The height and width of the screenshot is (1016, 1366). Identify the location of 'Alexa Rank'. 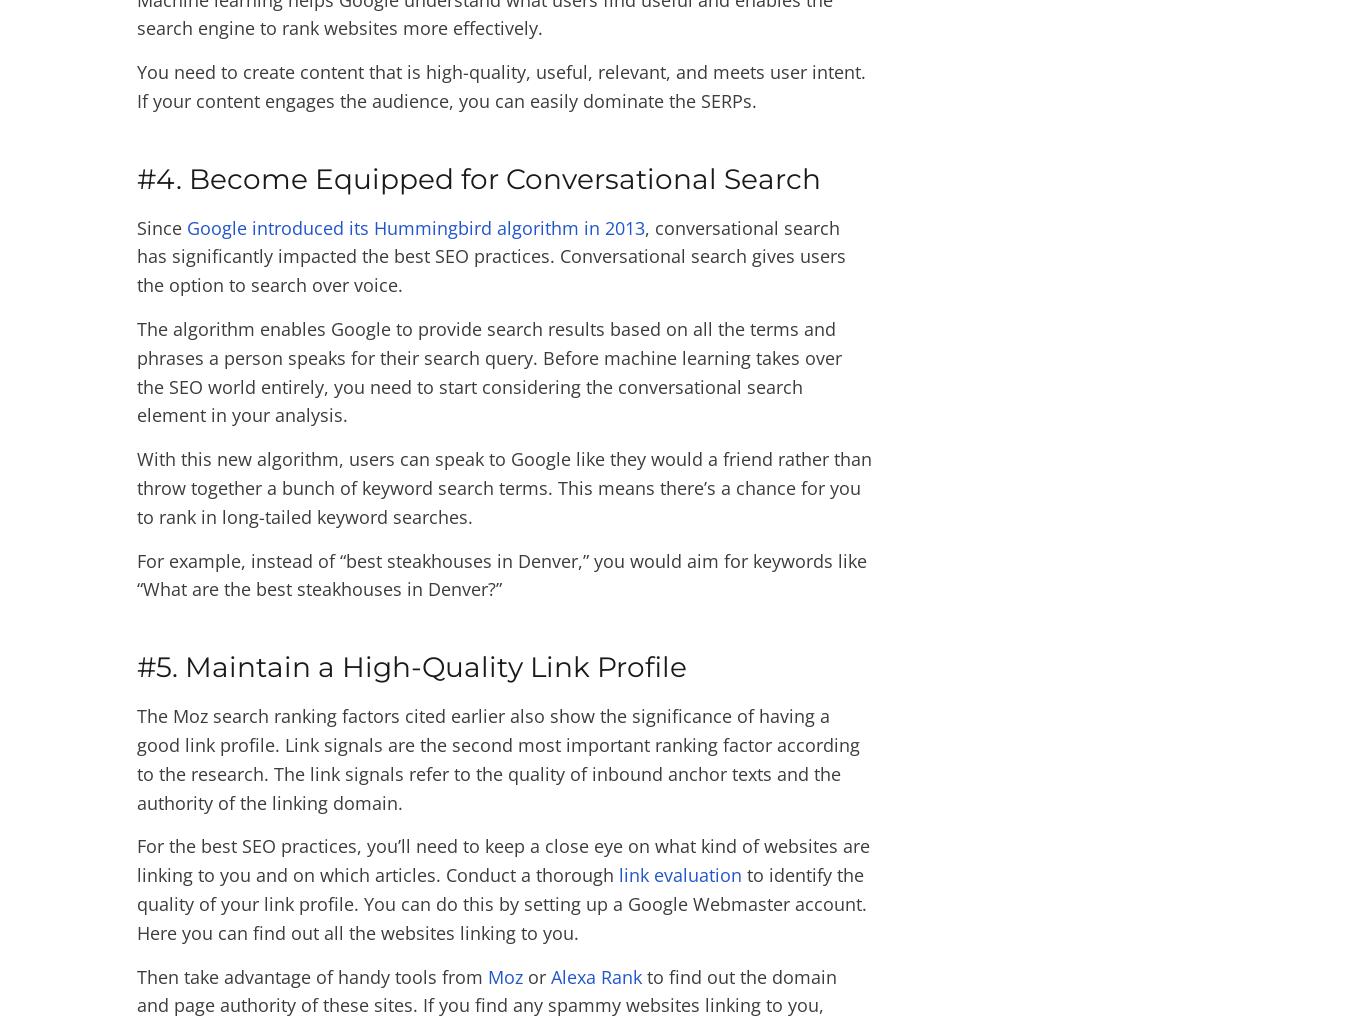
(551, 975).